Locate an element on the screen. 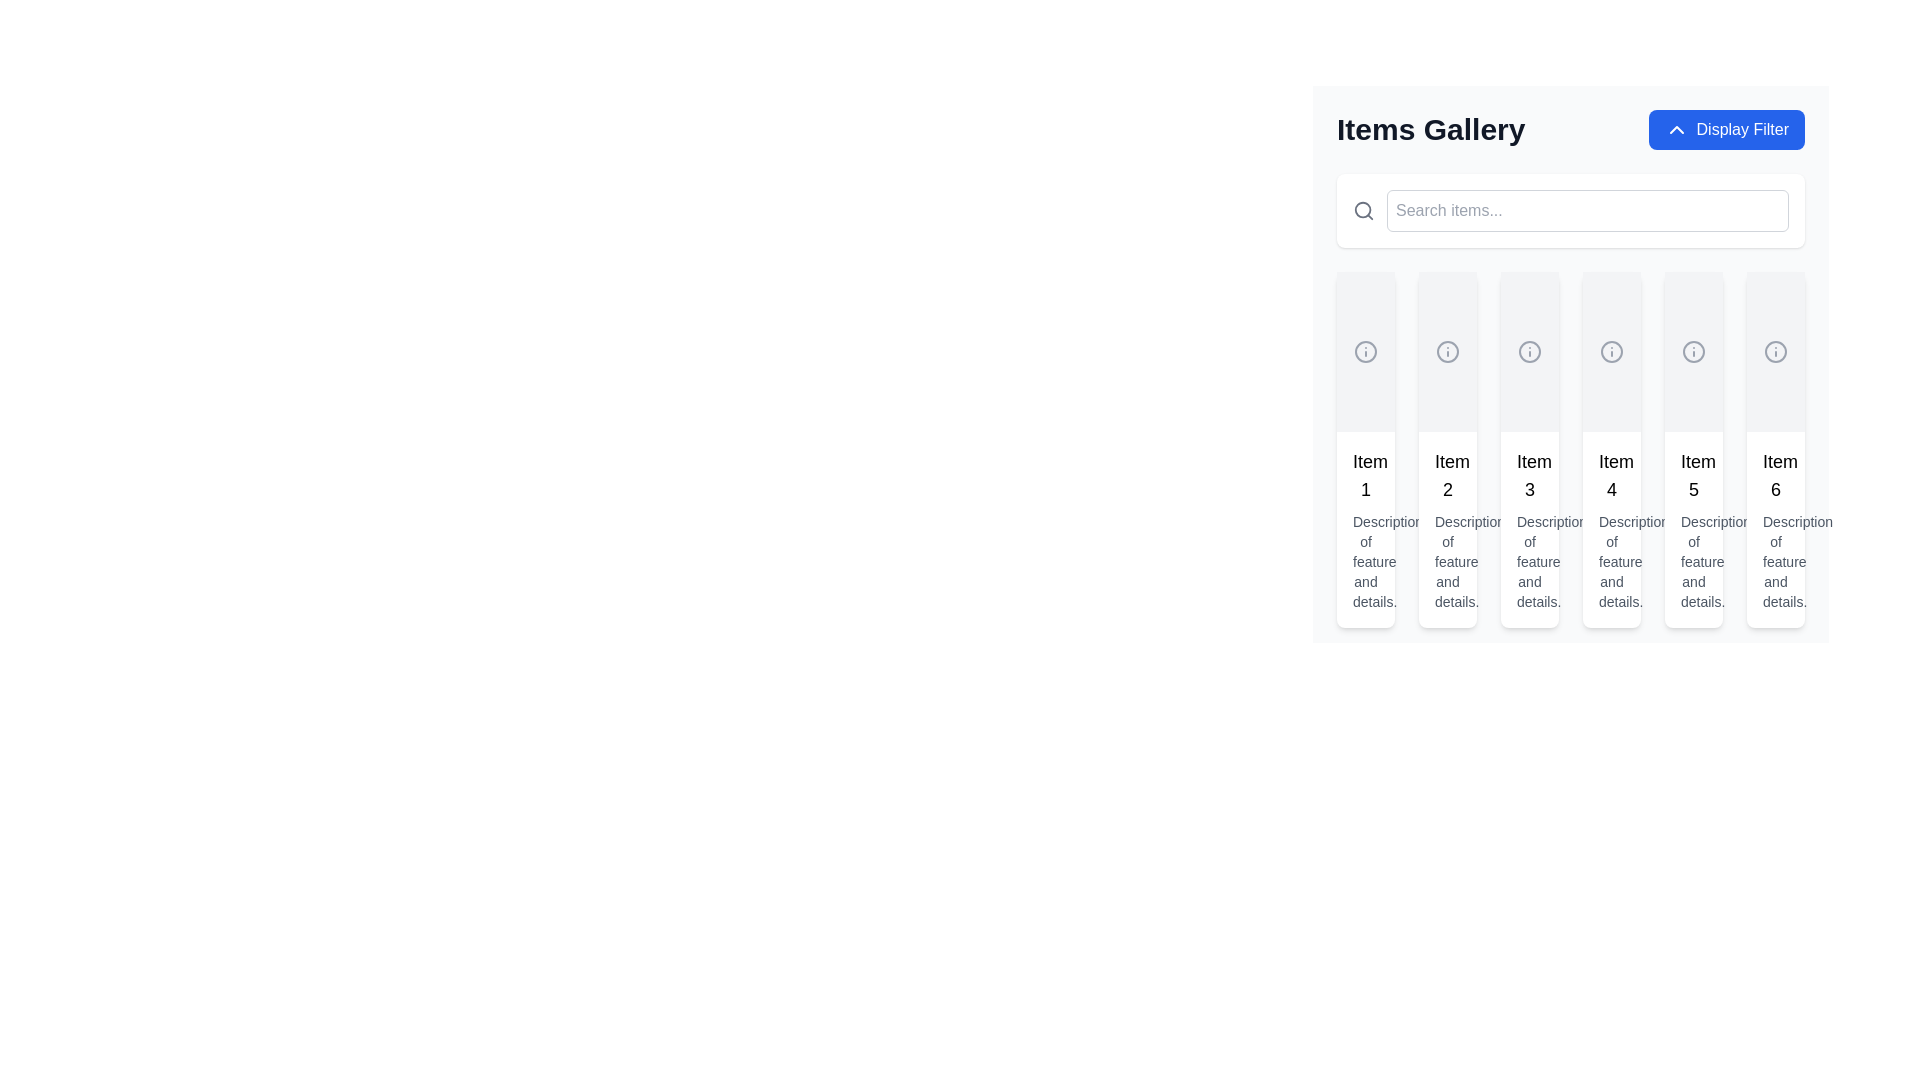 The height and width of the screenshot is (1080, 1920). the icon placeholder located at the top section of the second card labeled 'Item 2' in the grid layout is located at coordinates (1448, 350).